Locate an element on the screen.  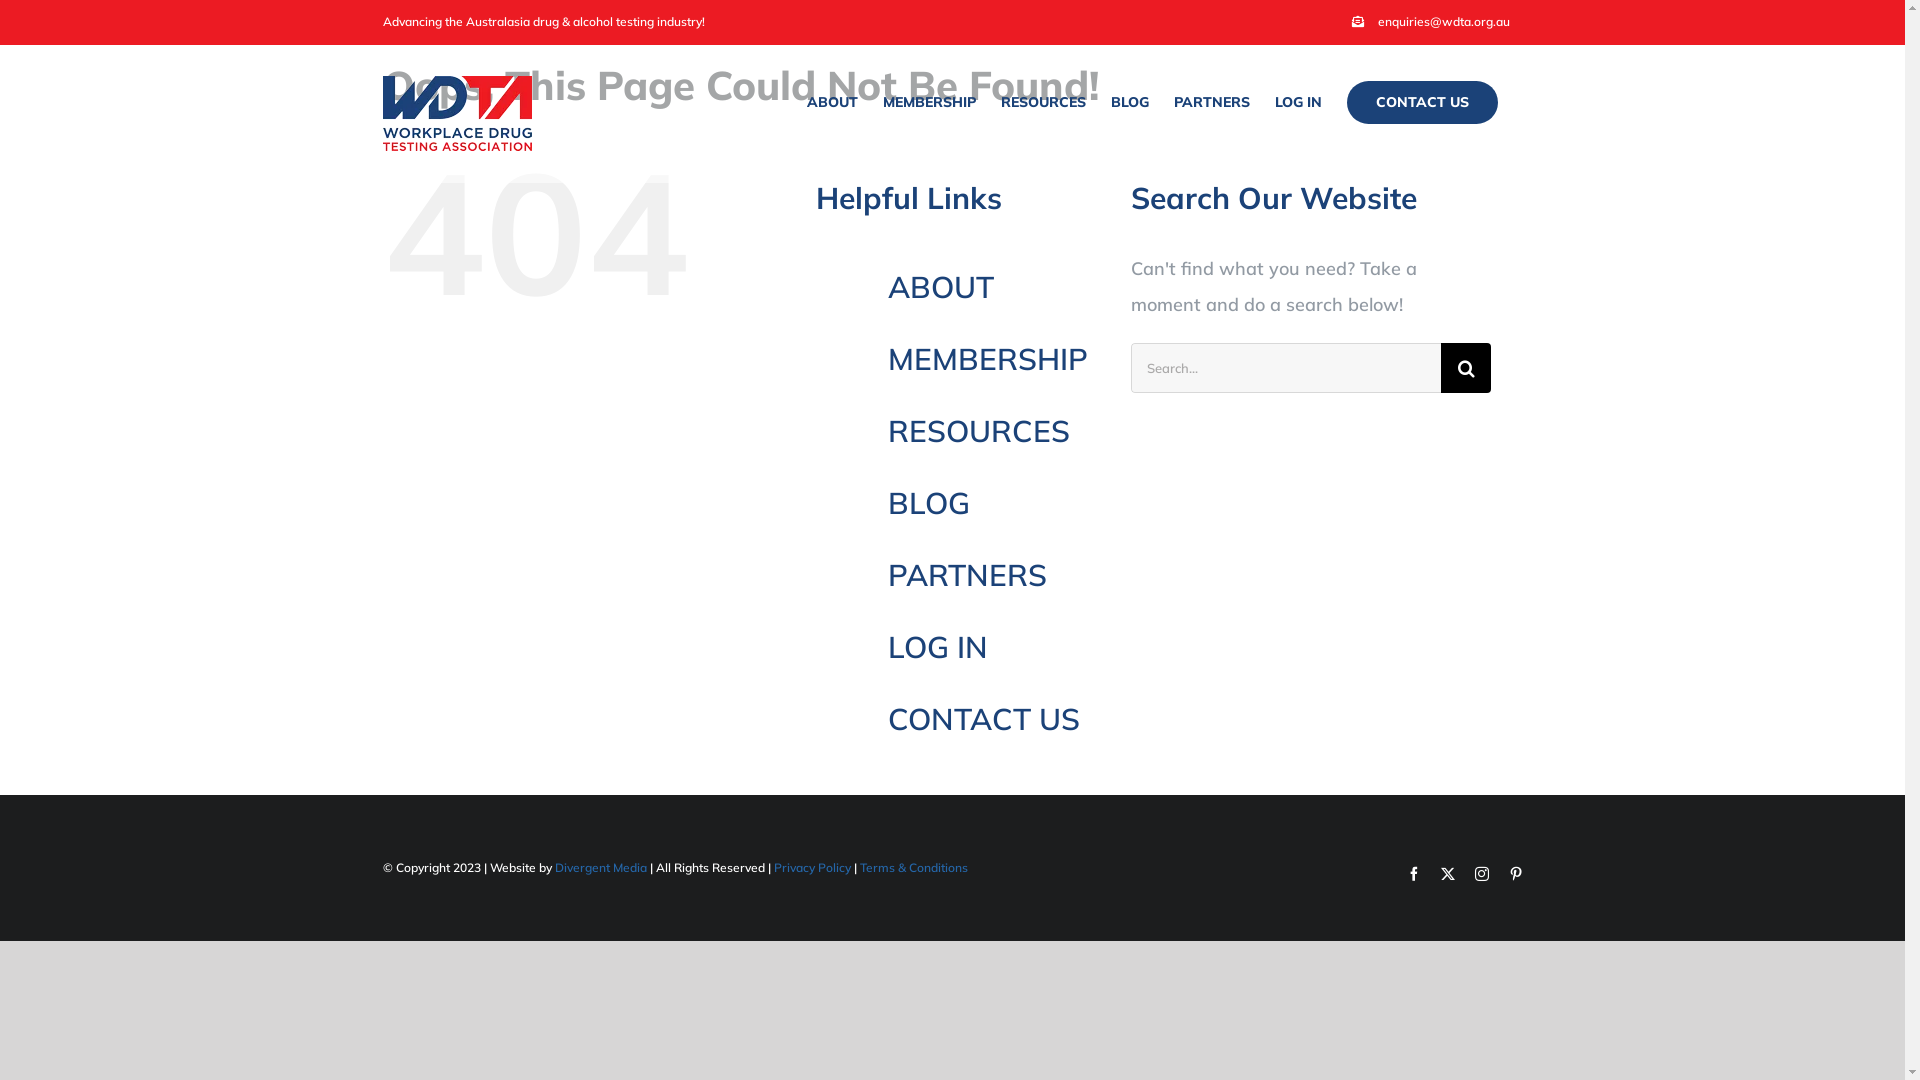
'PARTNERS' is located at coordinates (1210, 101).